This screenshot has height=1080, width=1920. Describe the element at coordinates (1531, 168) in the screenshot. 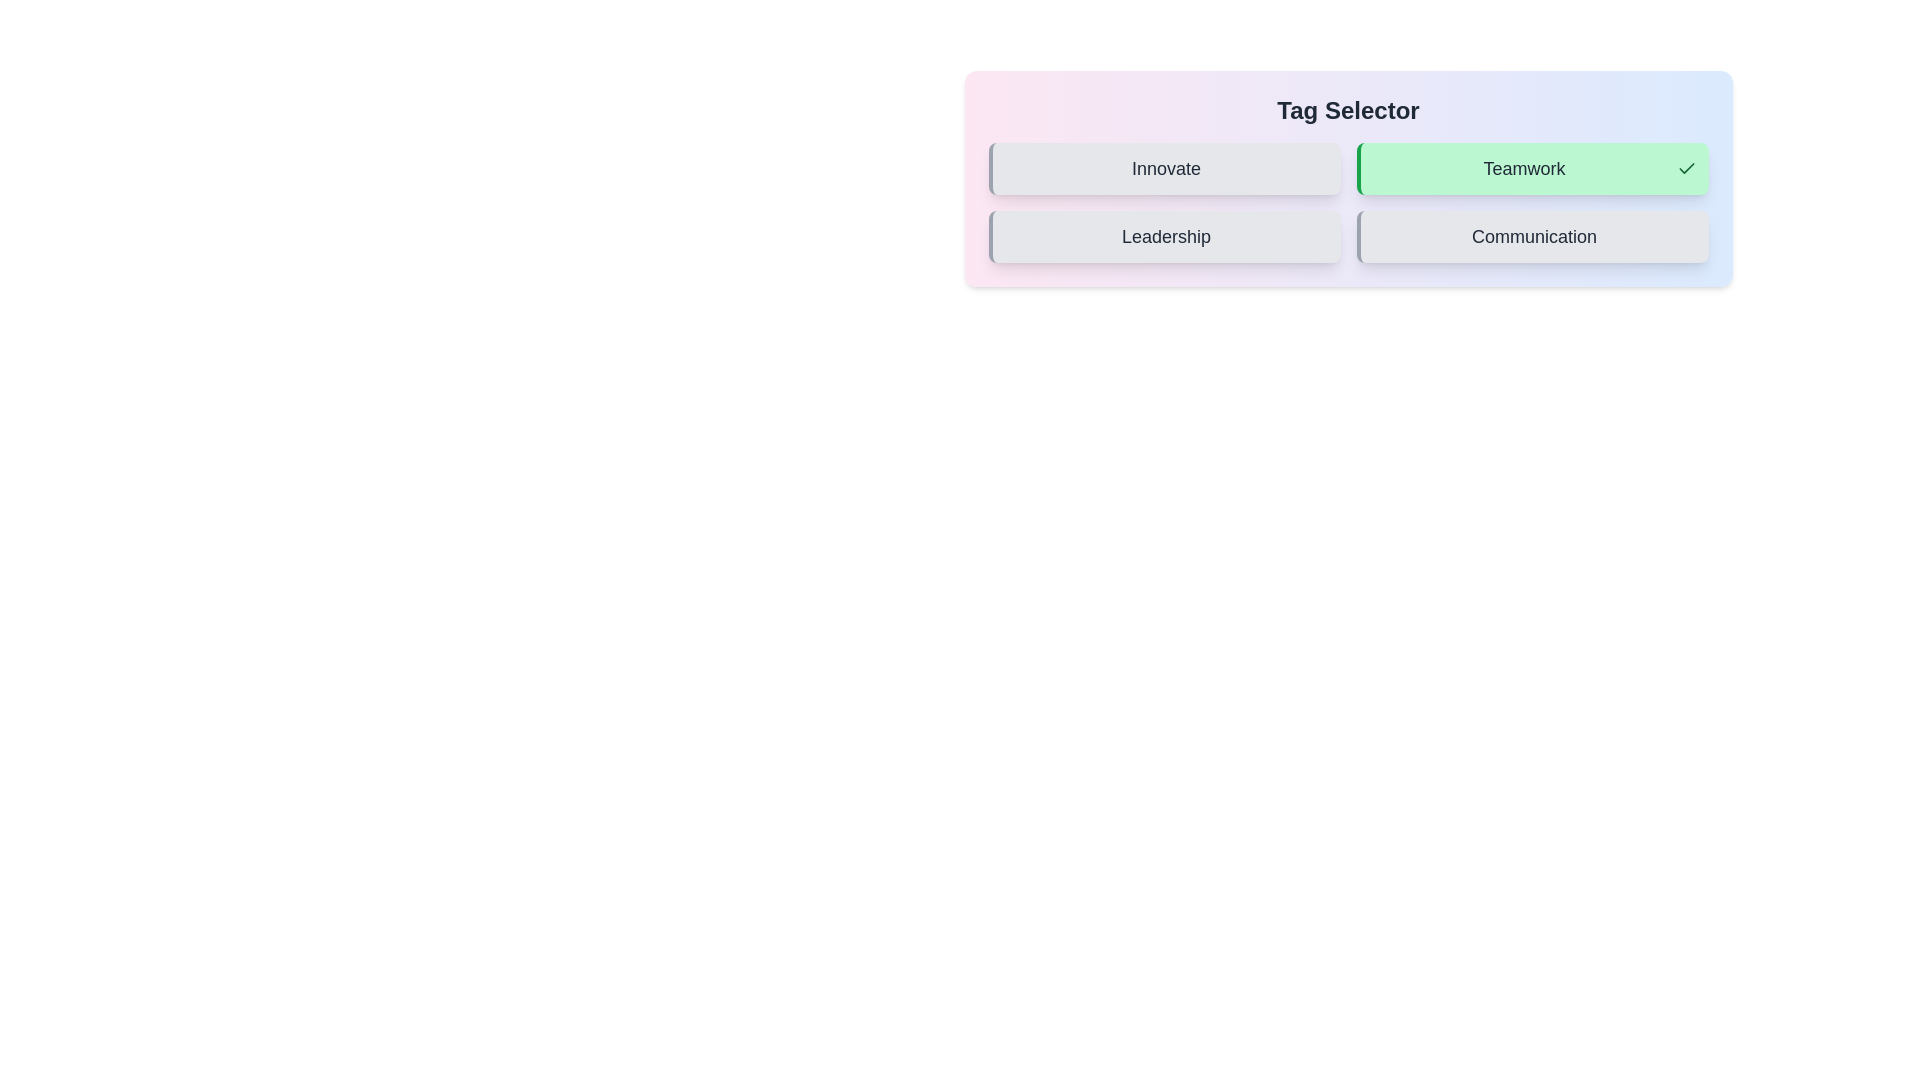

I see `the tag Teamwork to observe hover effects` at that location.